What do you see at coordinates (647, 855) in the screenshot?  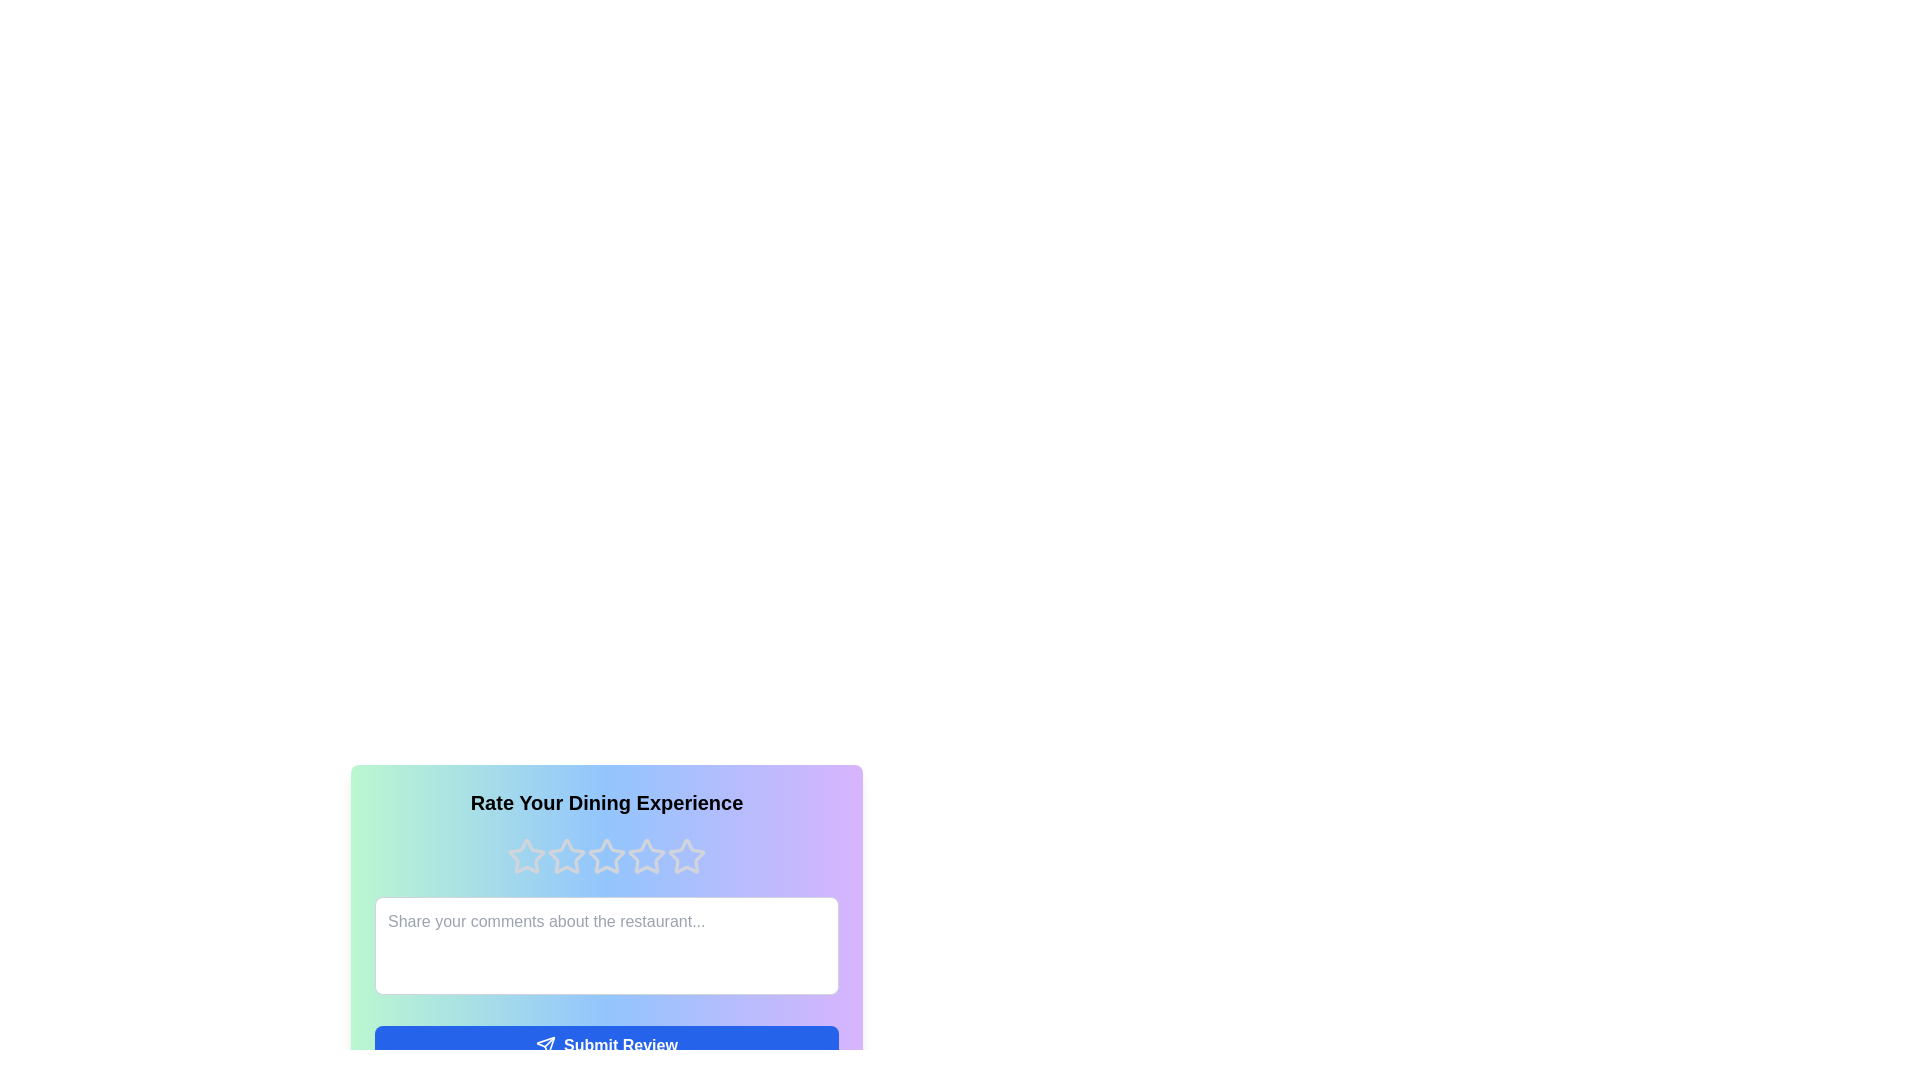 I see `the third star-shaped Rating icon, which has a thin gray outline and is part of a horizontal row indicating a rating system` at bounding box center [647, 855].